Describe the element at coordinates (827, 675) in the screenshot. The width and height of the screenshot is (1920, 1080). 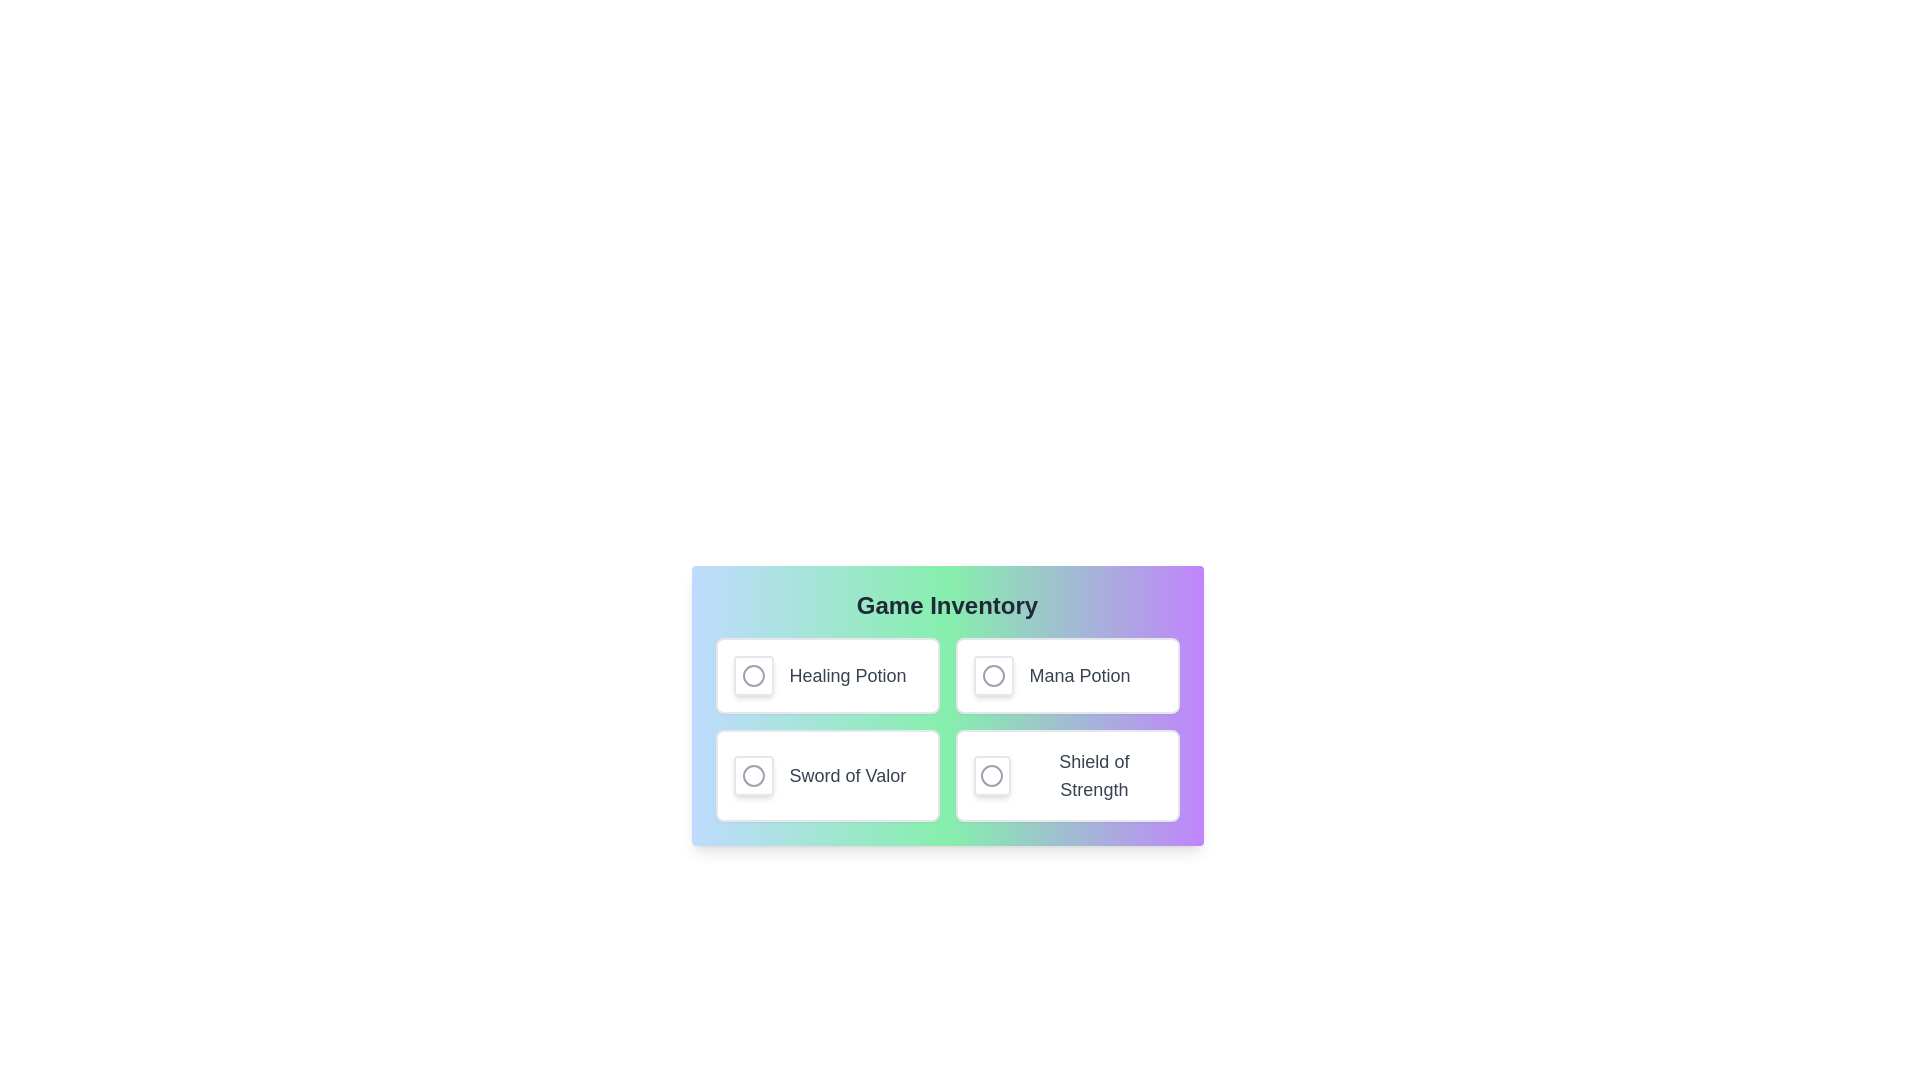
I see `the item Healing Potion to observe hover effects` at that location.